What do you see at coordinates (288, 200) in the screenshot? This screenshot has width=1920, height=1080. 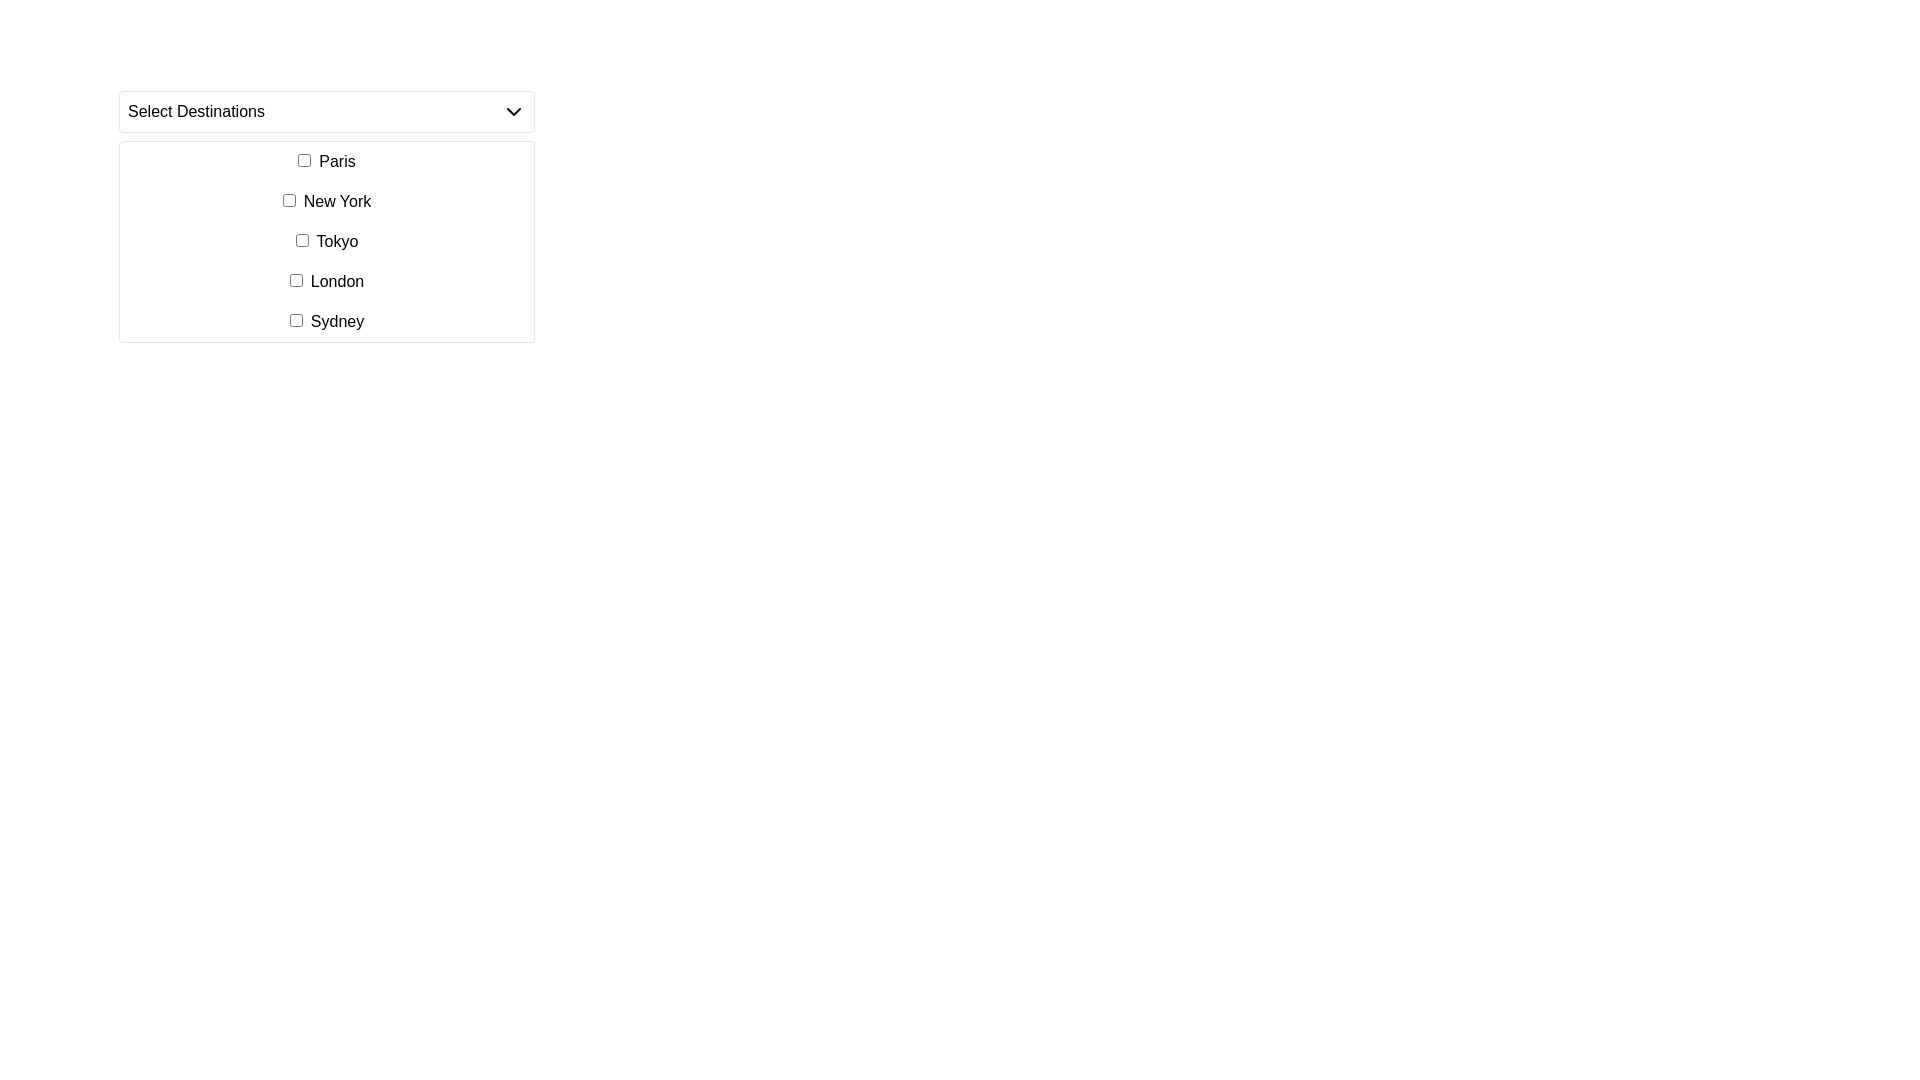 I see `the checkbox located to the left of the 'New York' label in the vertical list of options for keyboard interaction` at bounding box center [288, 200].